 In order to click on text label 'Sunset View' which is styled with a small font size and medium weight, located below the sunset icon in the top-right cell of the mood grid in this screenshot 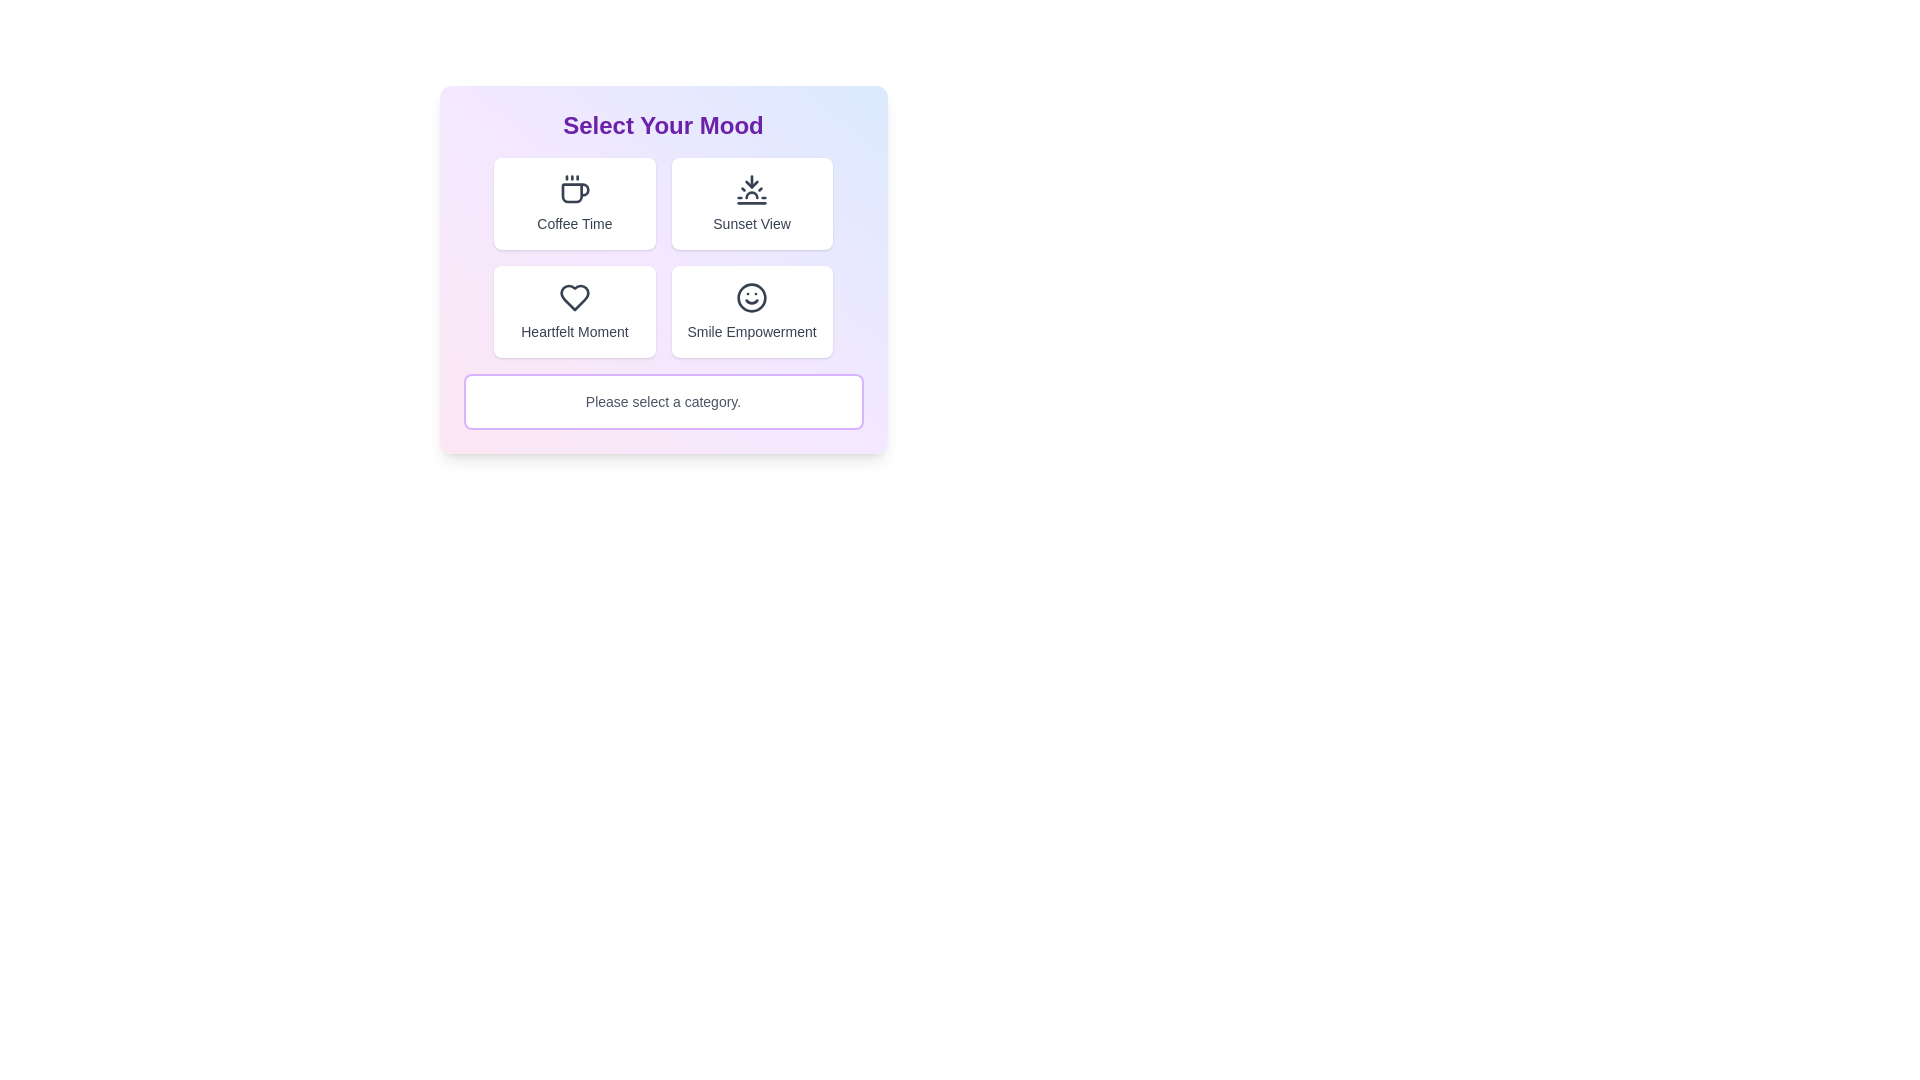, I will do `click(751, 223)`.